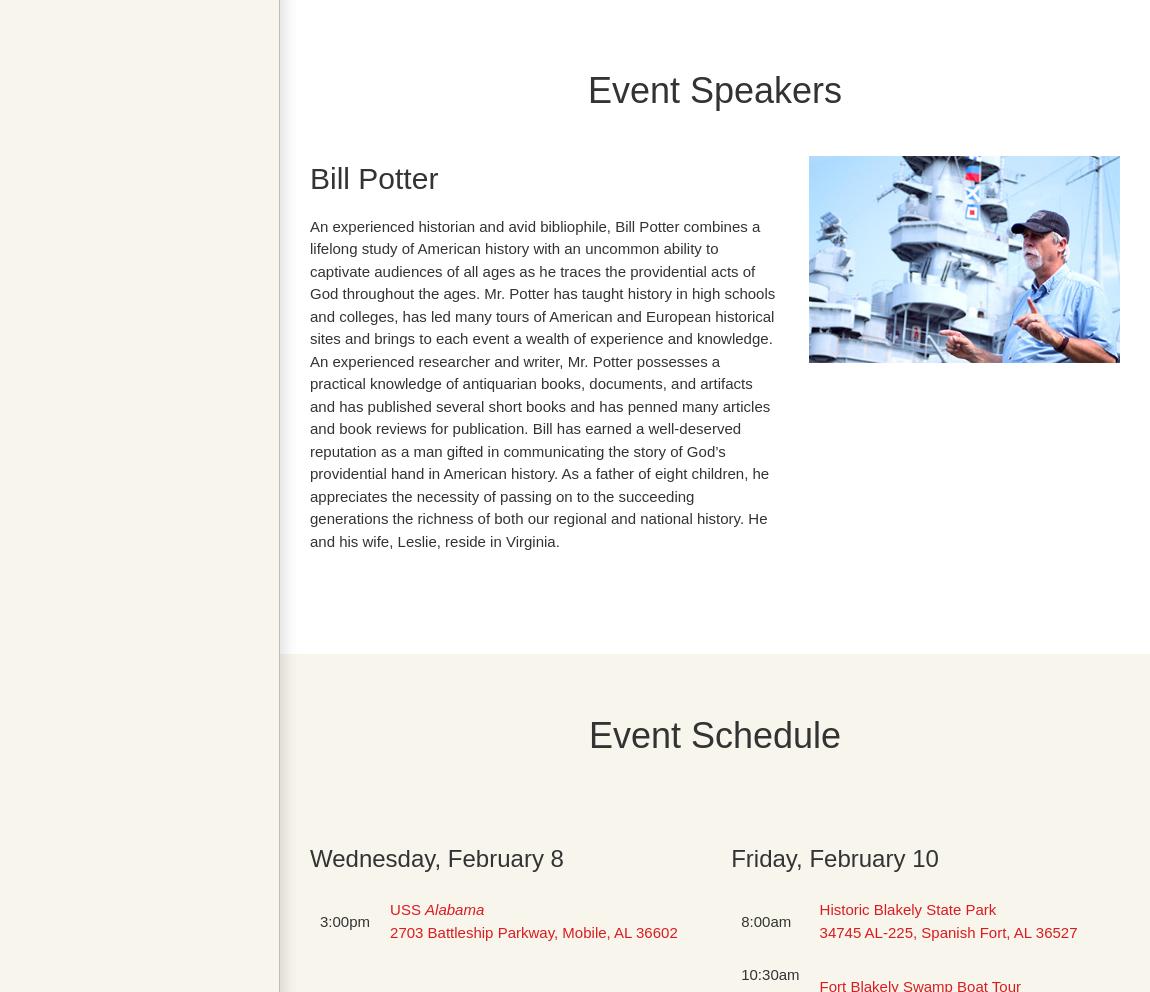 The width and height of the screenshot is (1150, 992). Describe the element at coordinates (713, 735) in the screenshot. I see `'Event Schedule'` at that location.